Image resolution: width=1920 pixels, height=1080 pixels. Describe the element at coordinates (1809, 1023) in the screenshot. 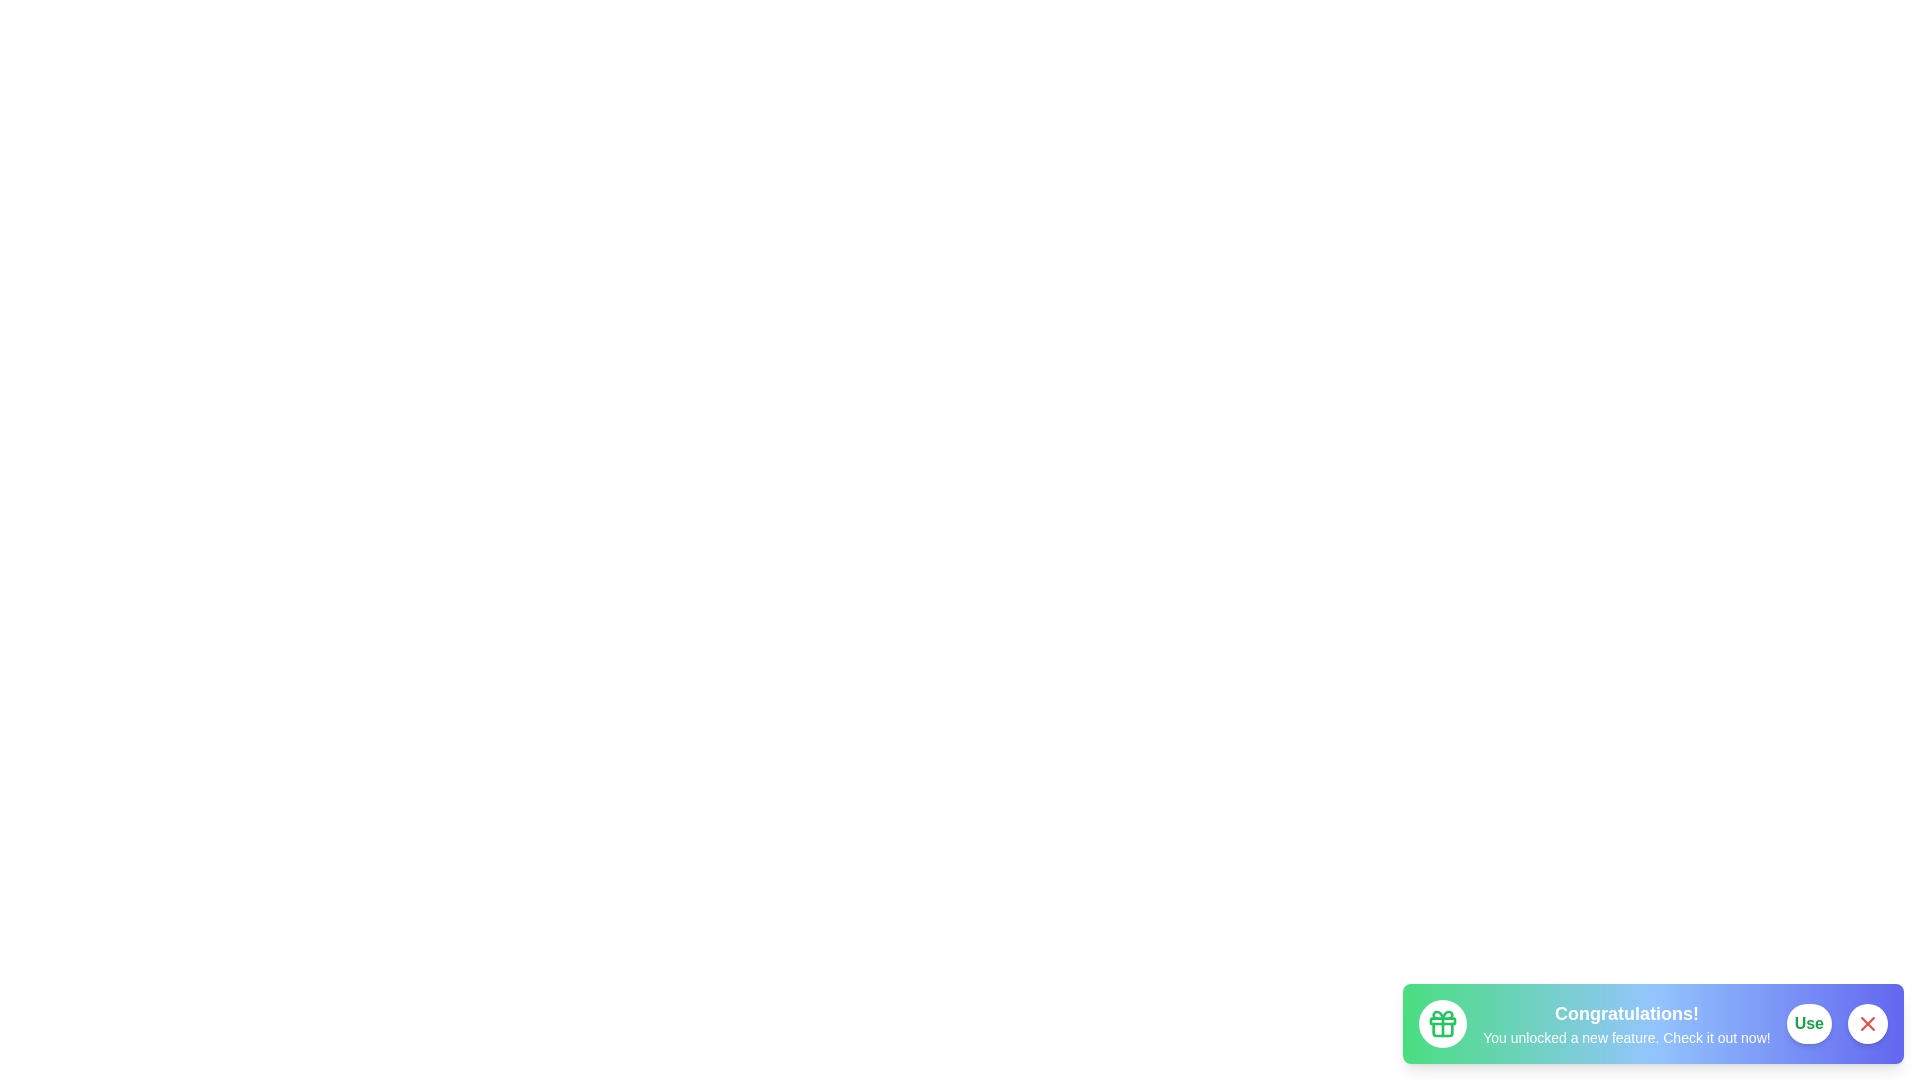

I see `the button Use to observe its hover effect` at that location.